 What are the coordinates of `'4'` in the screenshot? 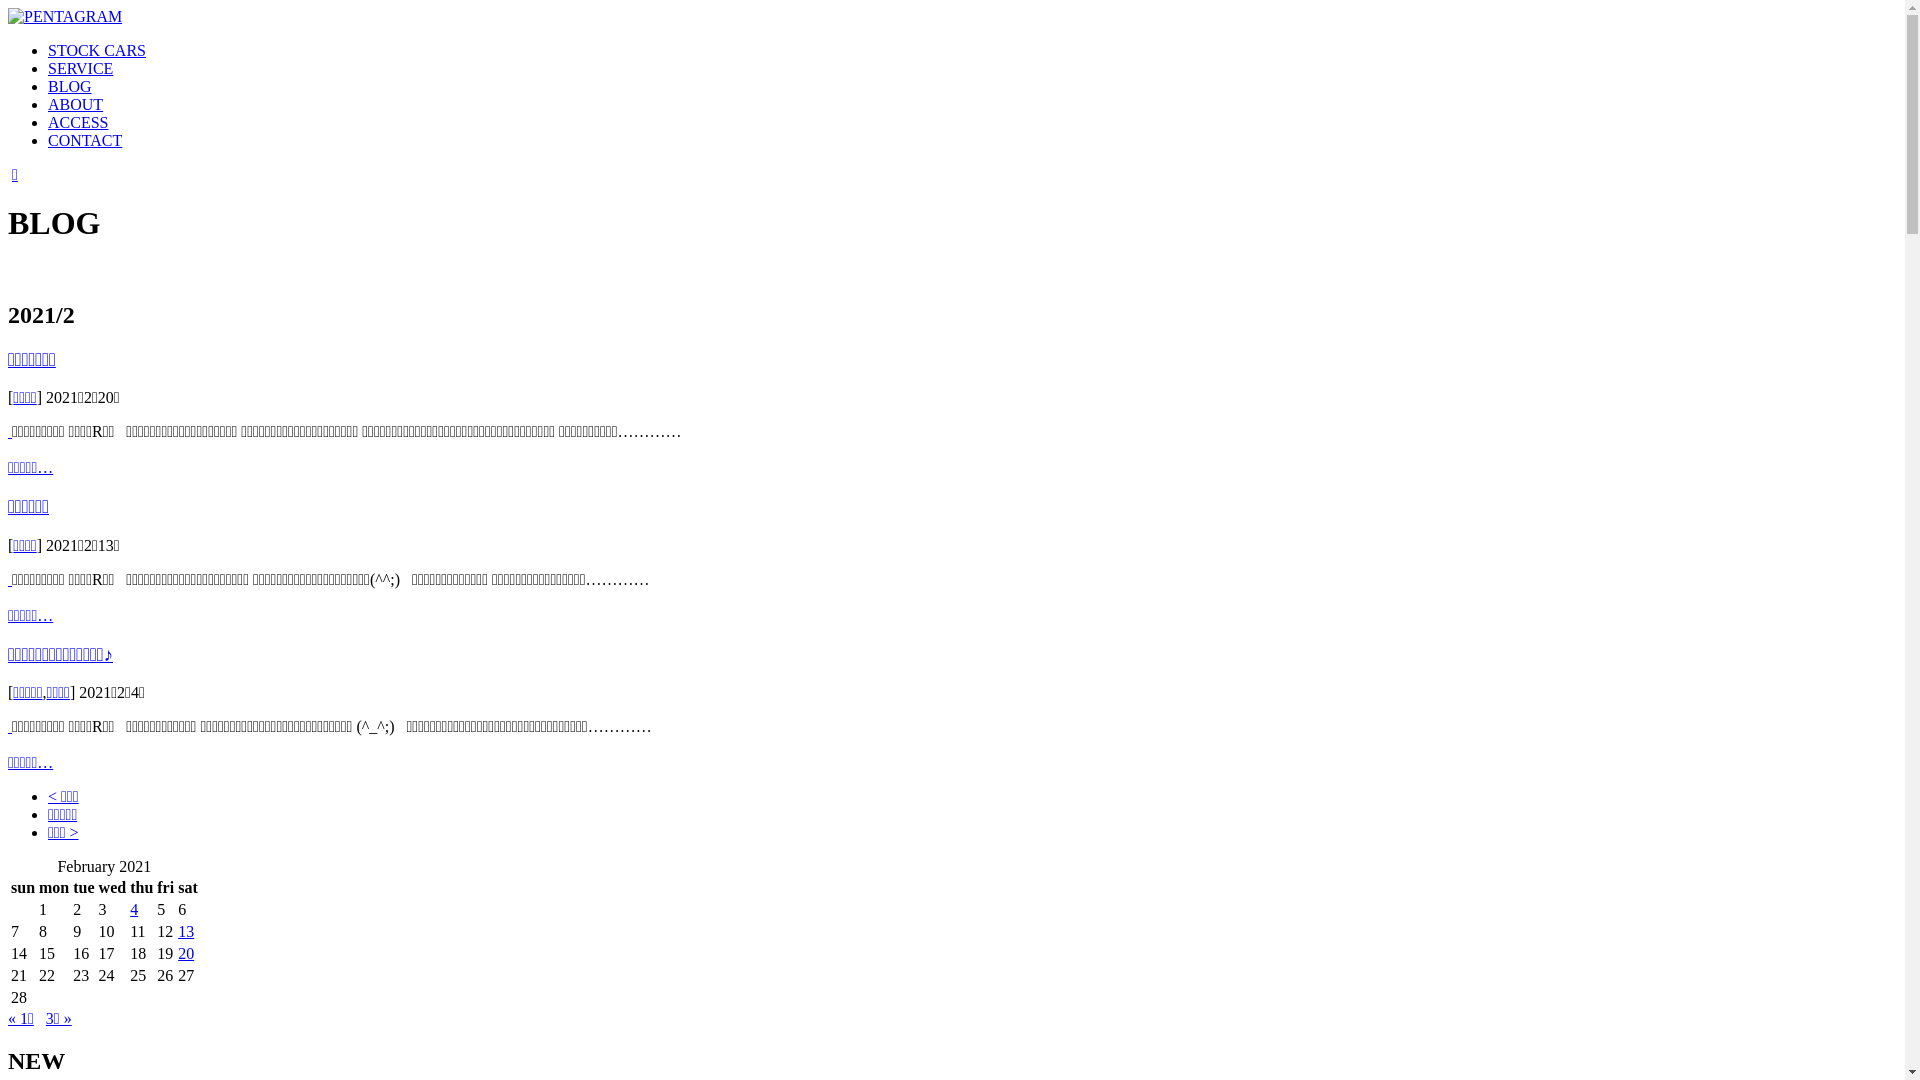 It's located at (133, 909).